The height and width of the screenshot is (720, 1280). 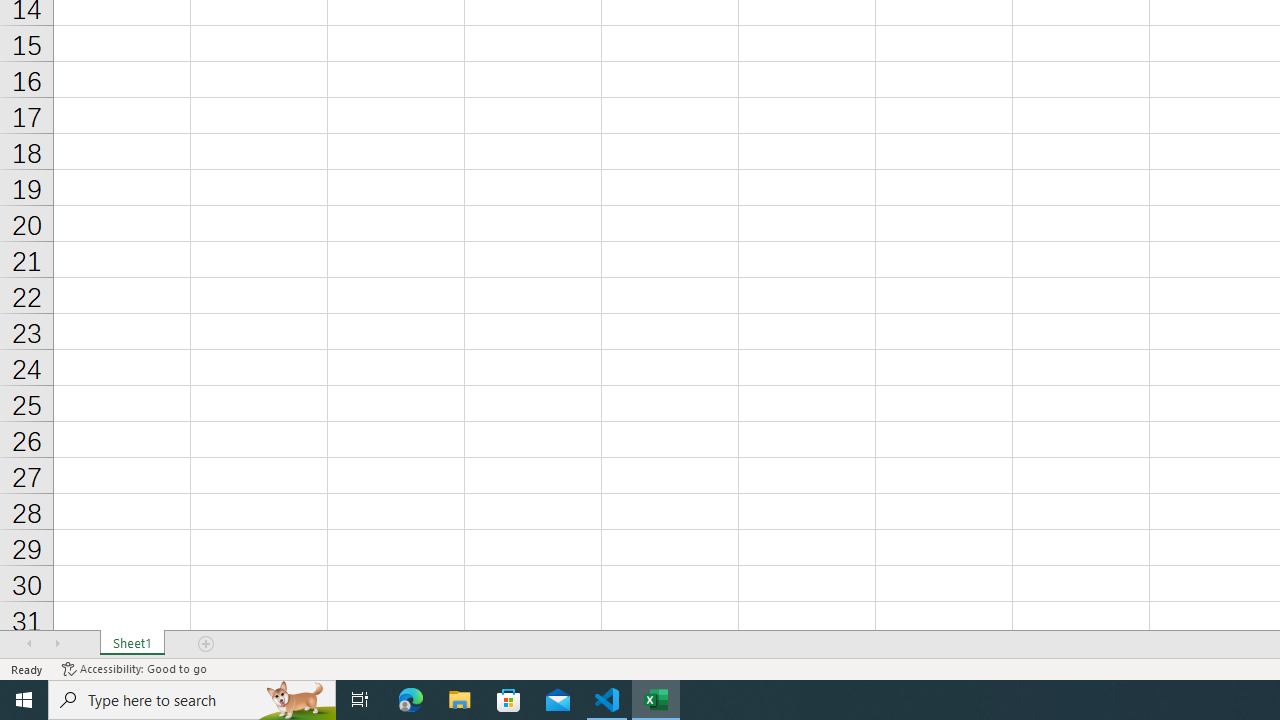 I want to click on 'Accessibility Checker Accessibility: Good to go', so click(x=133, y=669).